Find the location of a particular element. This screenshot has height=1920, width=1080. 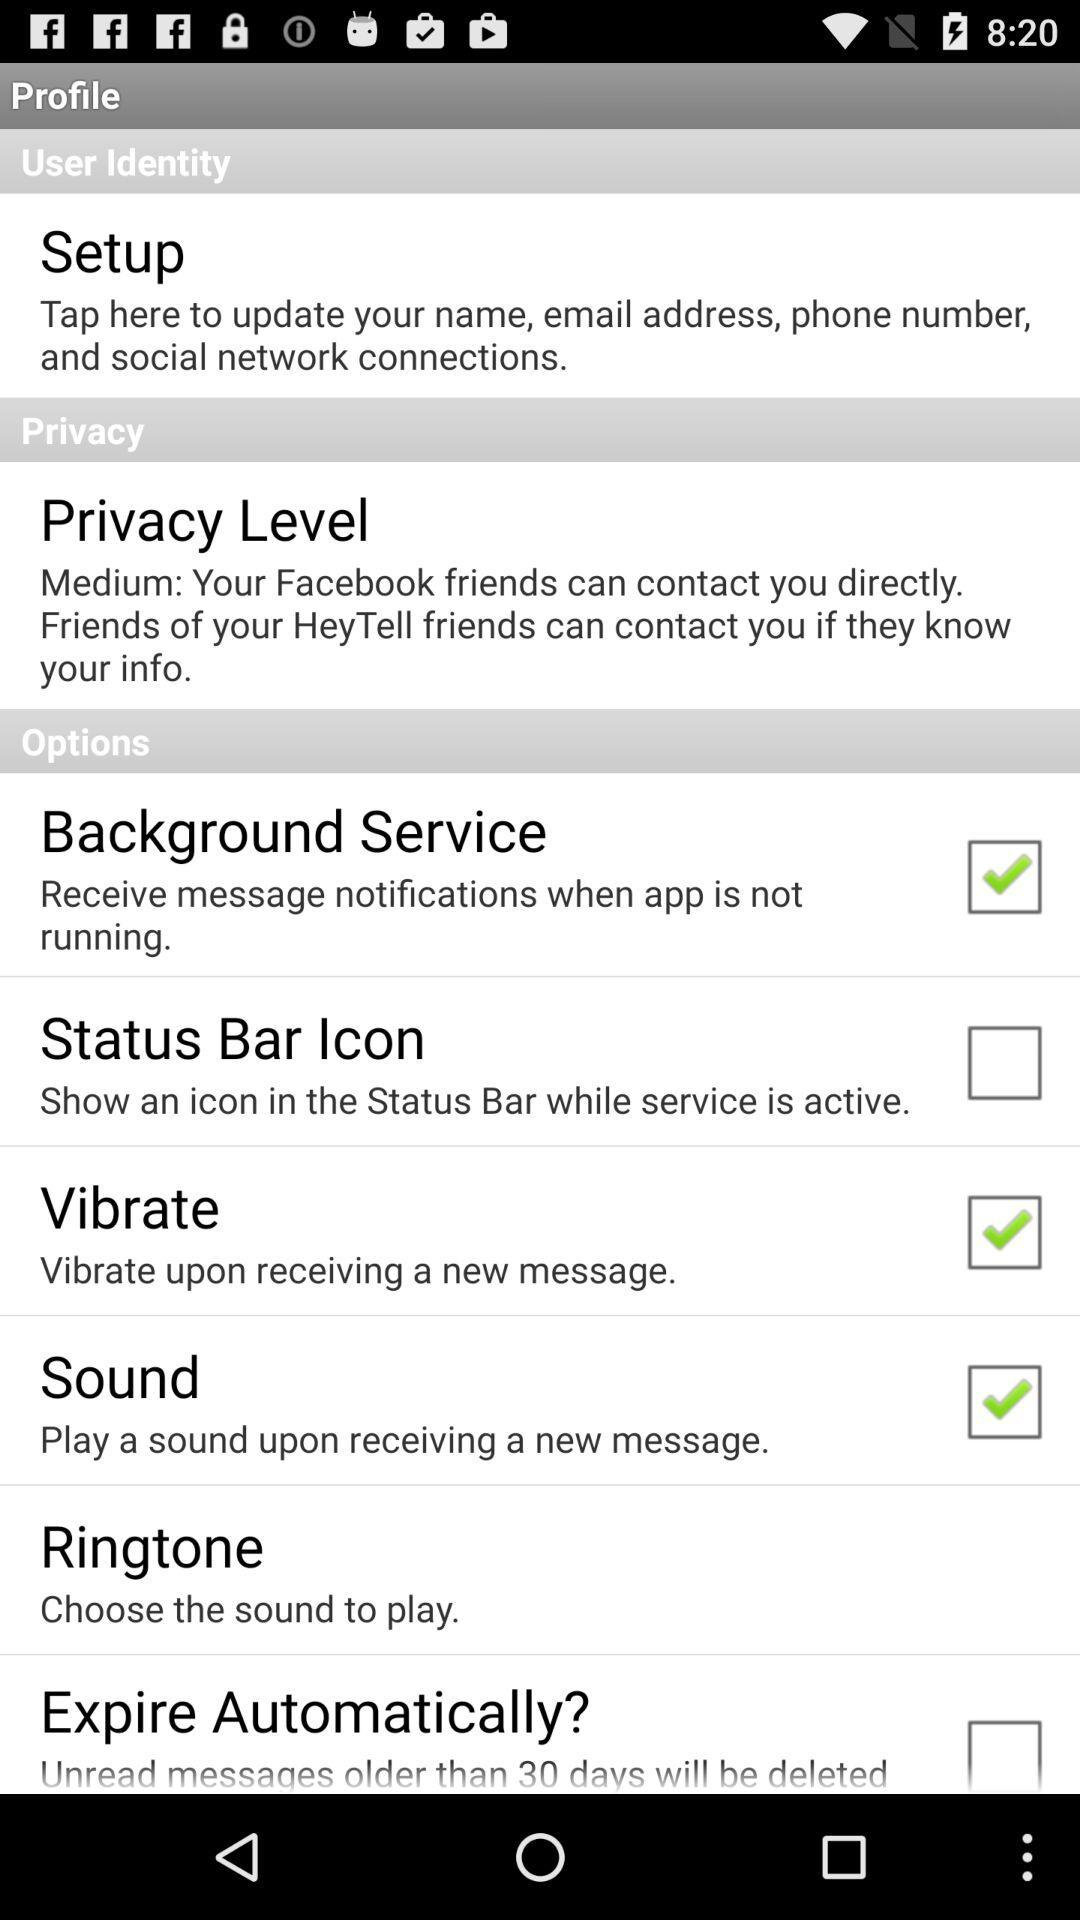

the options item is located at coordinates (540, 739).